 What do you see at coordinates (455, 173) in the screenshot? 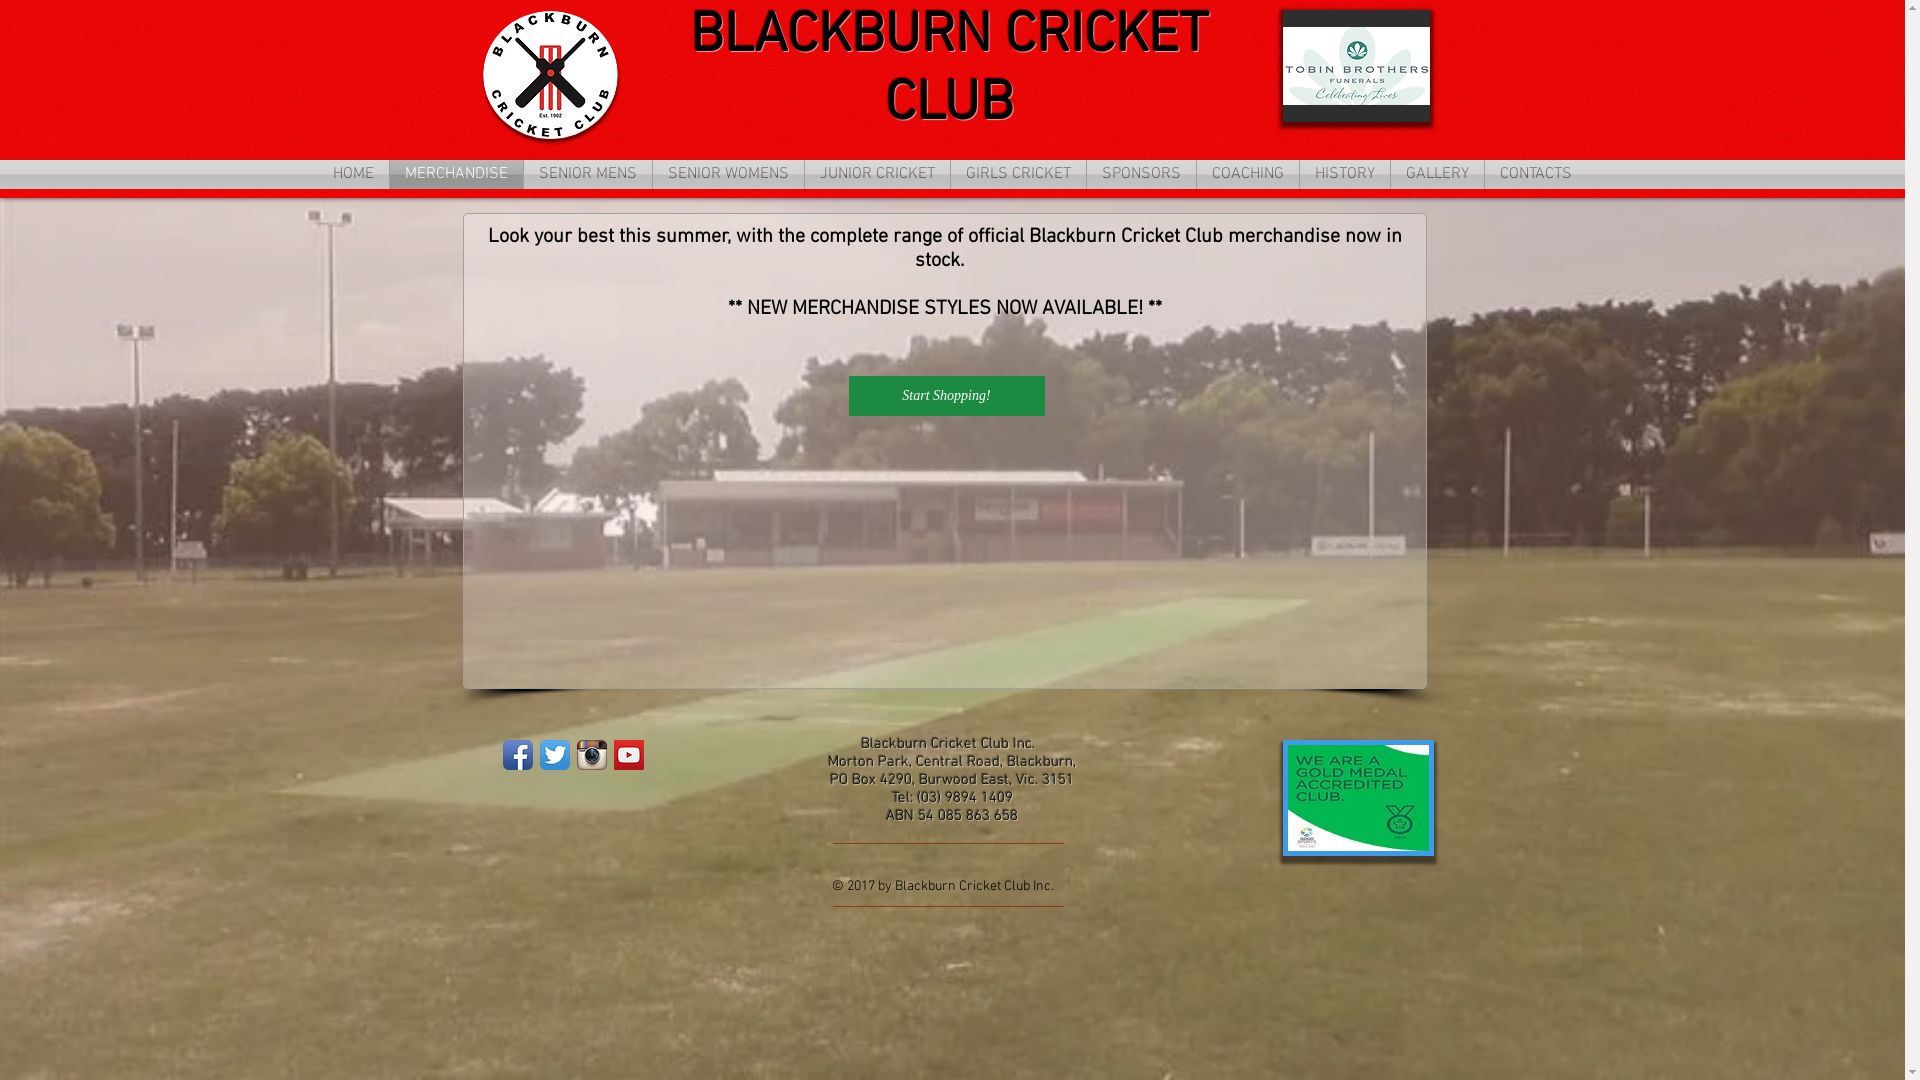
I see `'MERCHANDISE'` at bounding box center [455, 173].